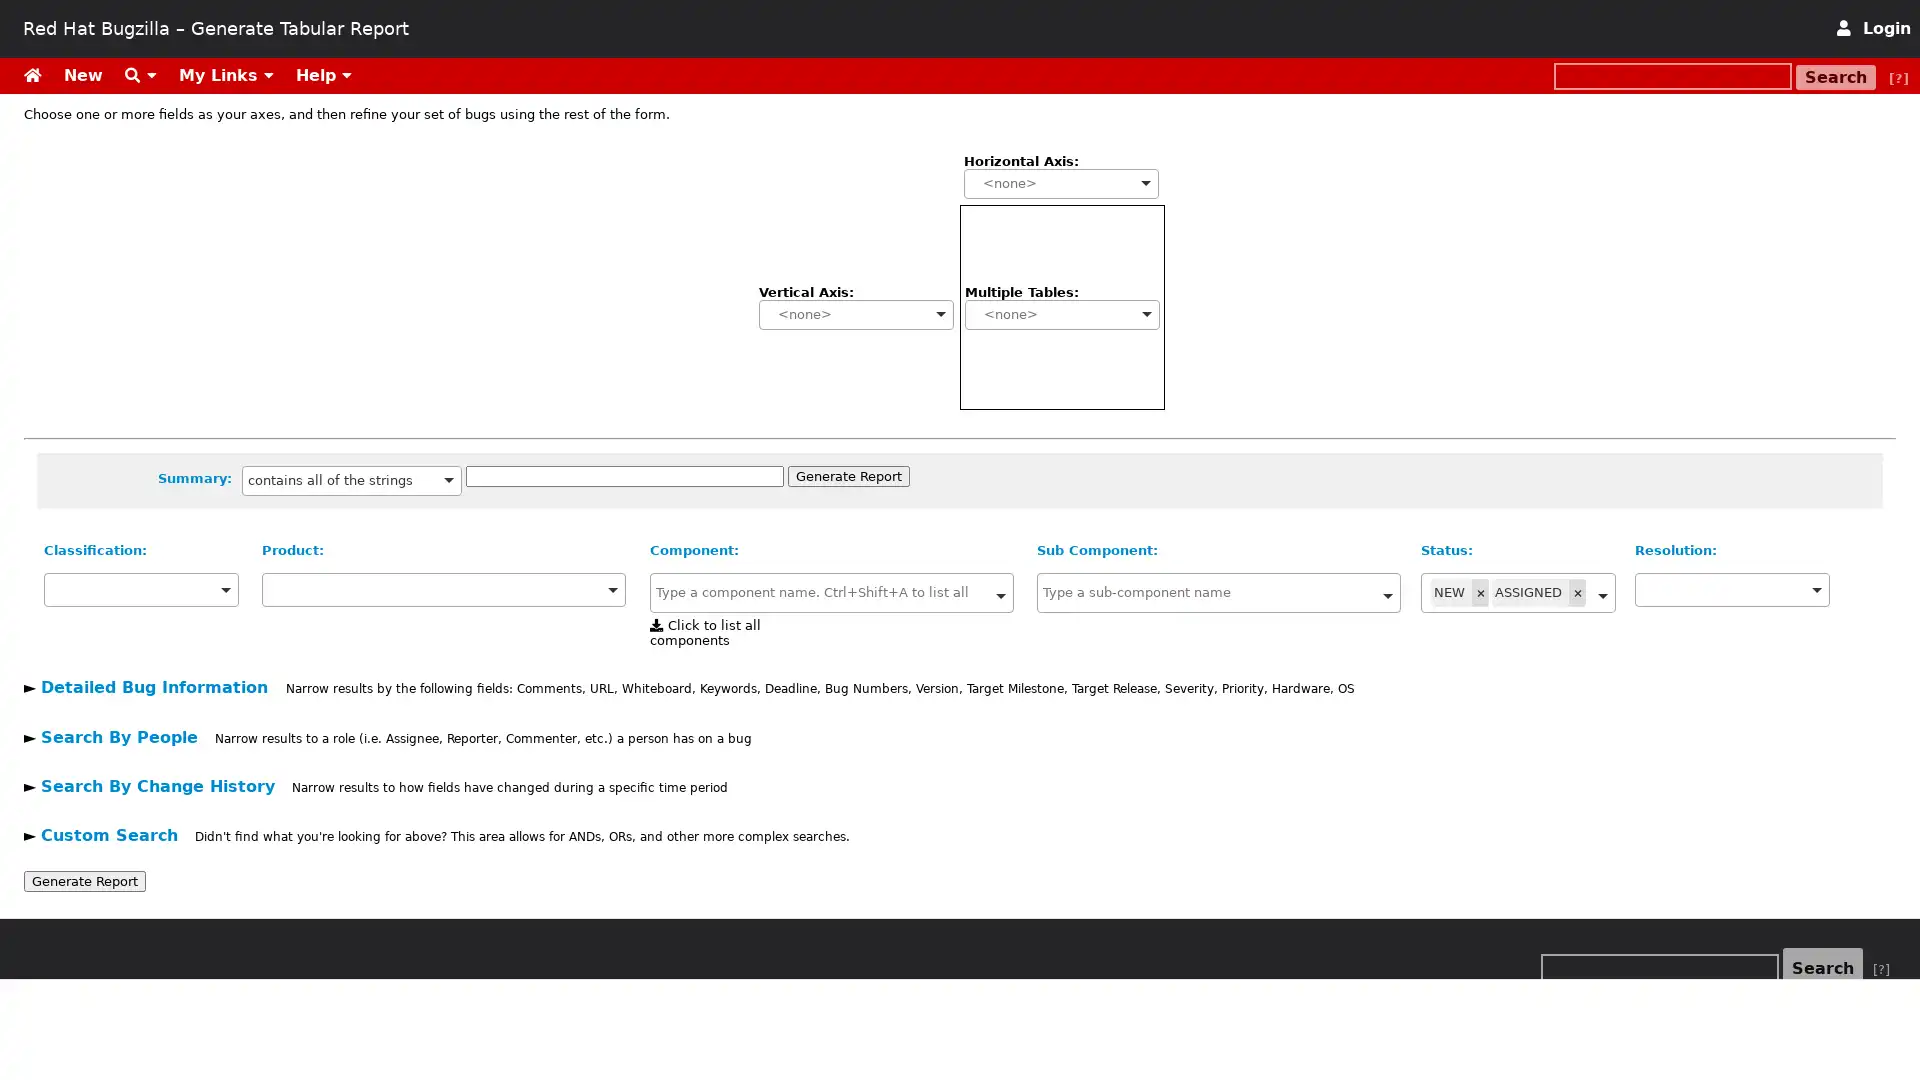 This screenshot has height=1080, width=1920. Describe the element at coordinates (1836, 76) in the screenshot. I see `Search` at that location.